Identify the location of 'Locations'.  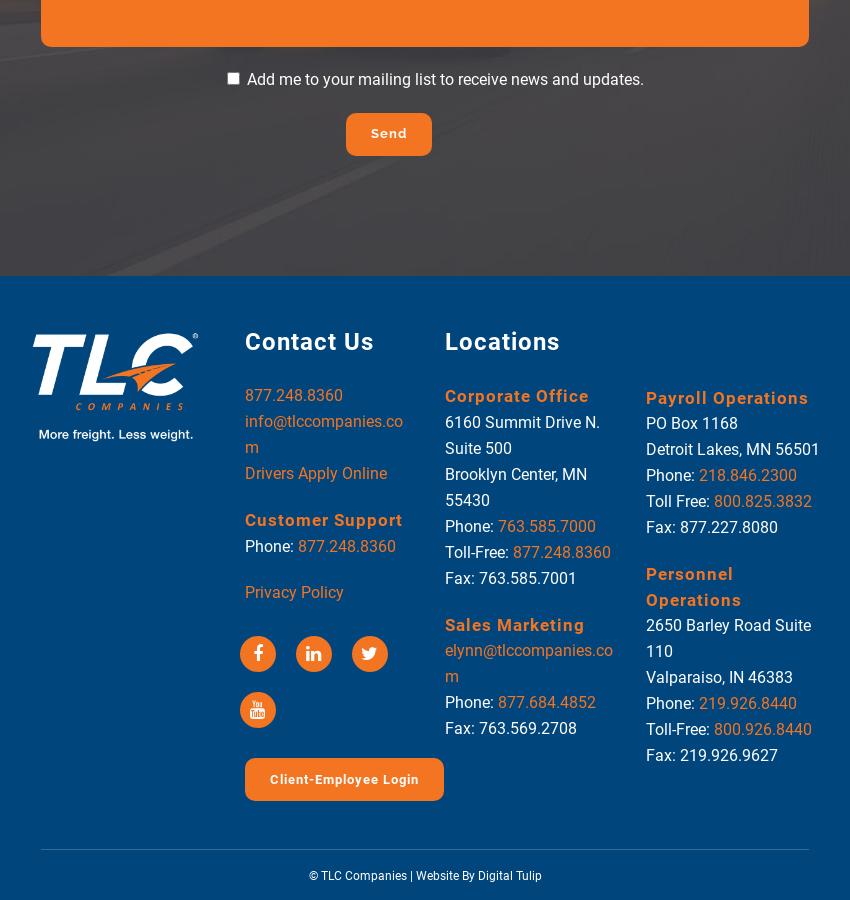
(502, 341).